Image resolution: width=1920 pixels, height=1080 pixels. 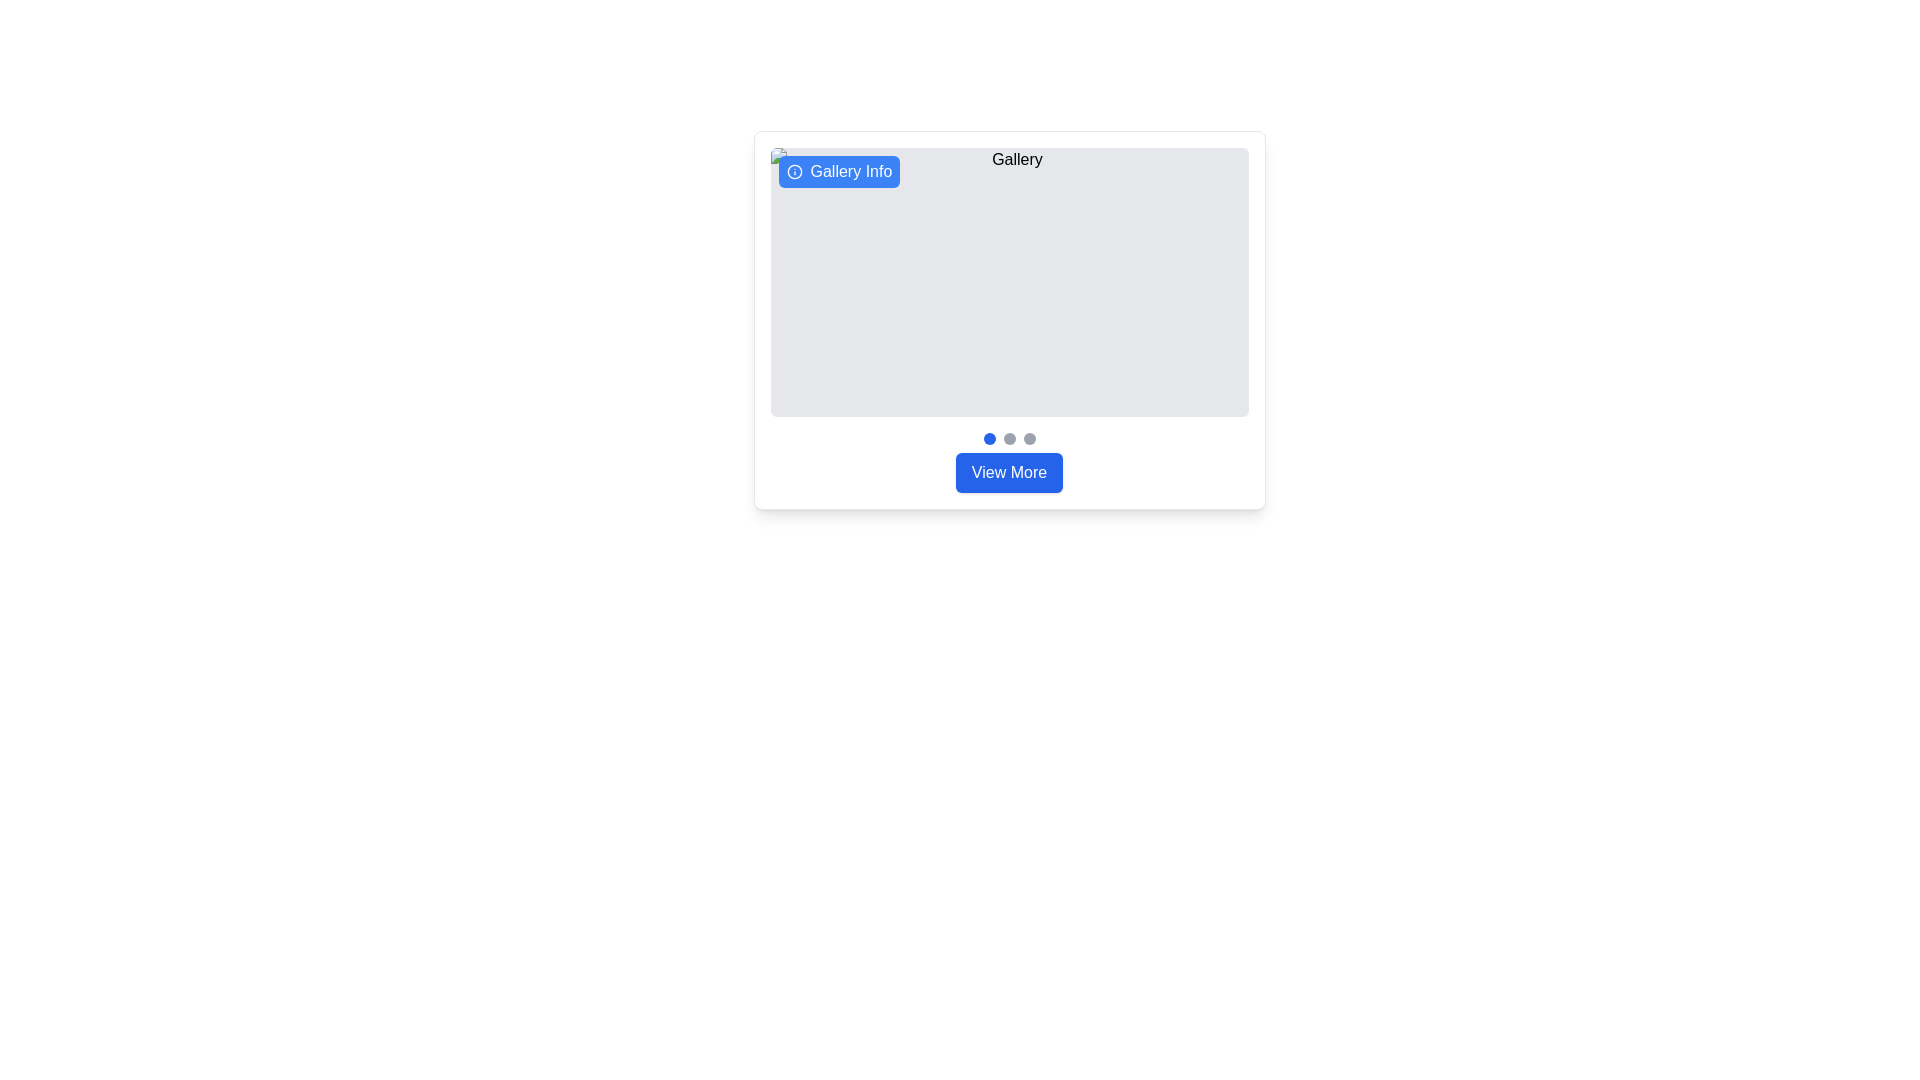 I want to click on the second gray dot in the sequence of three horizontal dots, so click(x=1009, y=437).